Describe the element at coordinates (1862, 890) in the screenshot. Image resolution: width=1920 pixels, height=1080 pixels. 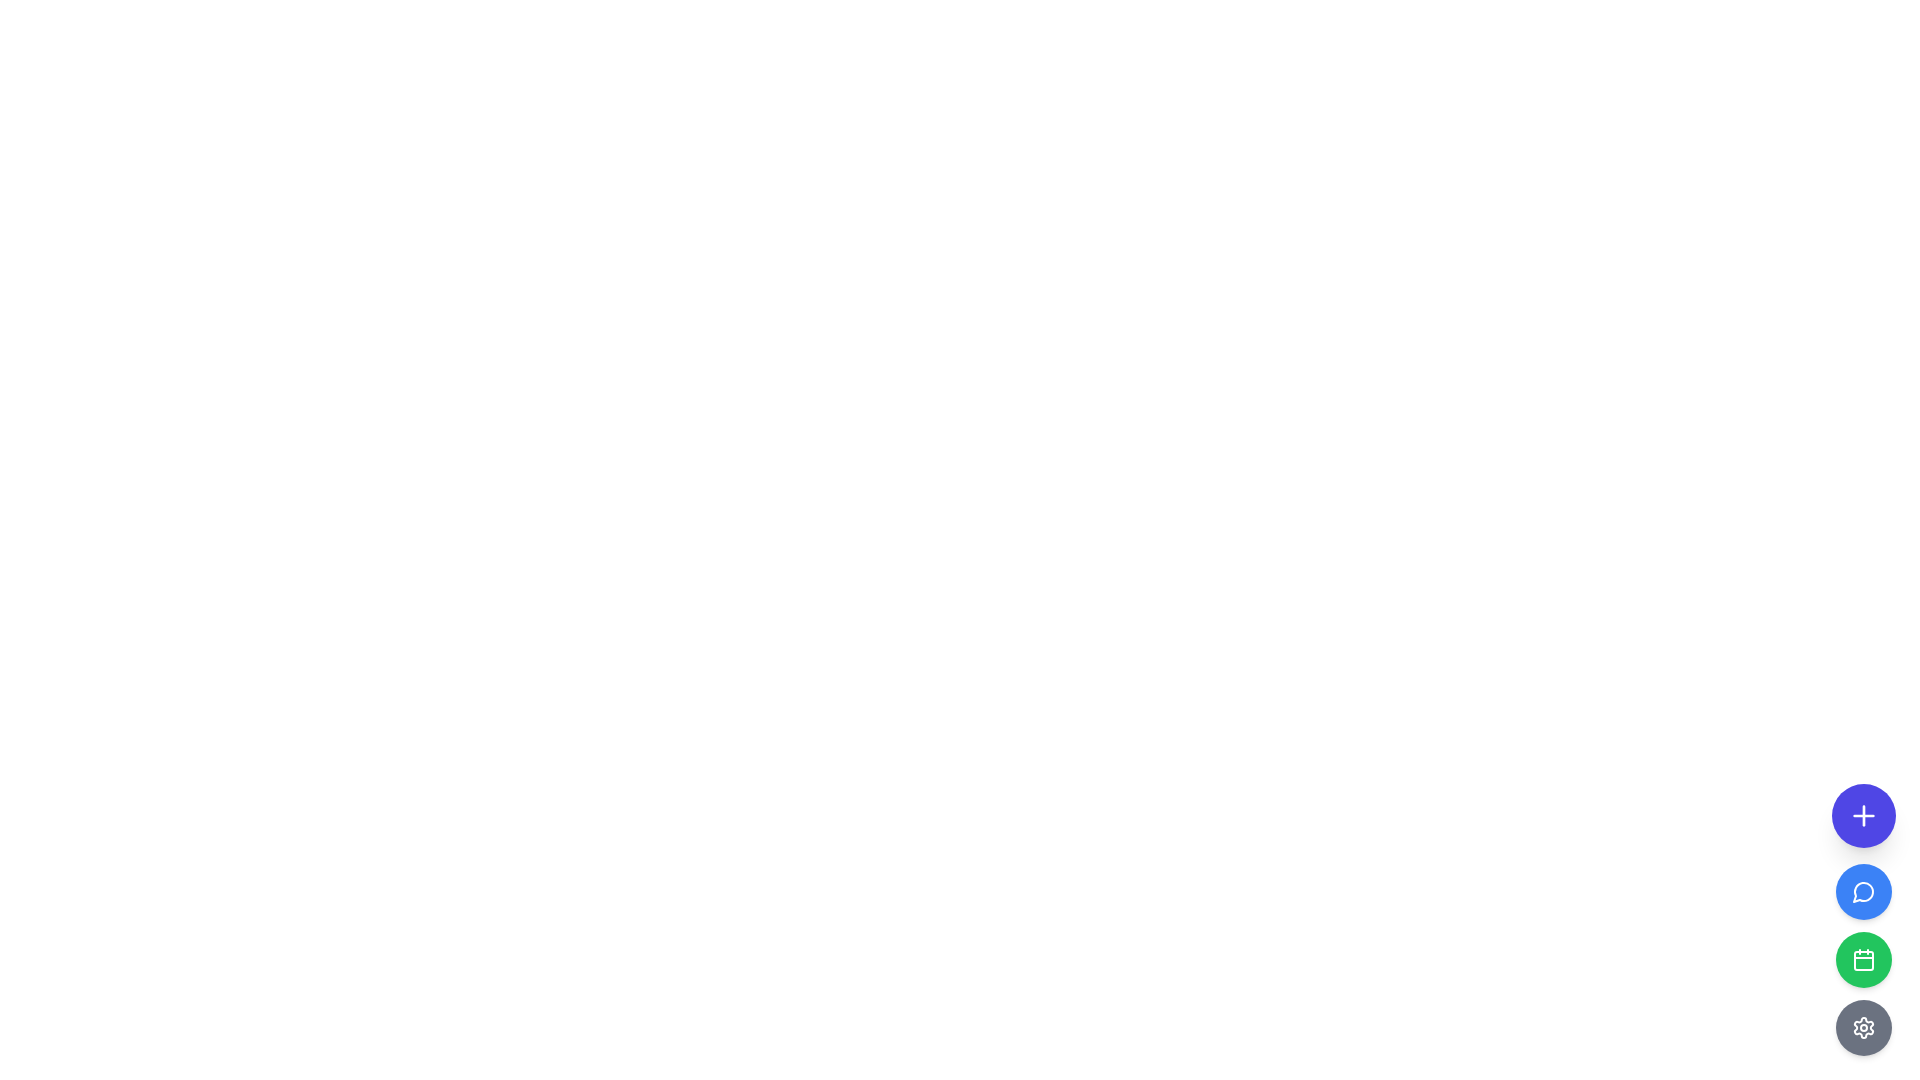
I see `the second circular button located on the right side of the interface, which is positioned below the button with a plus symbol and above the button with a calendar icon` at that location.